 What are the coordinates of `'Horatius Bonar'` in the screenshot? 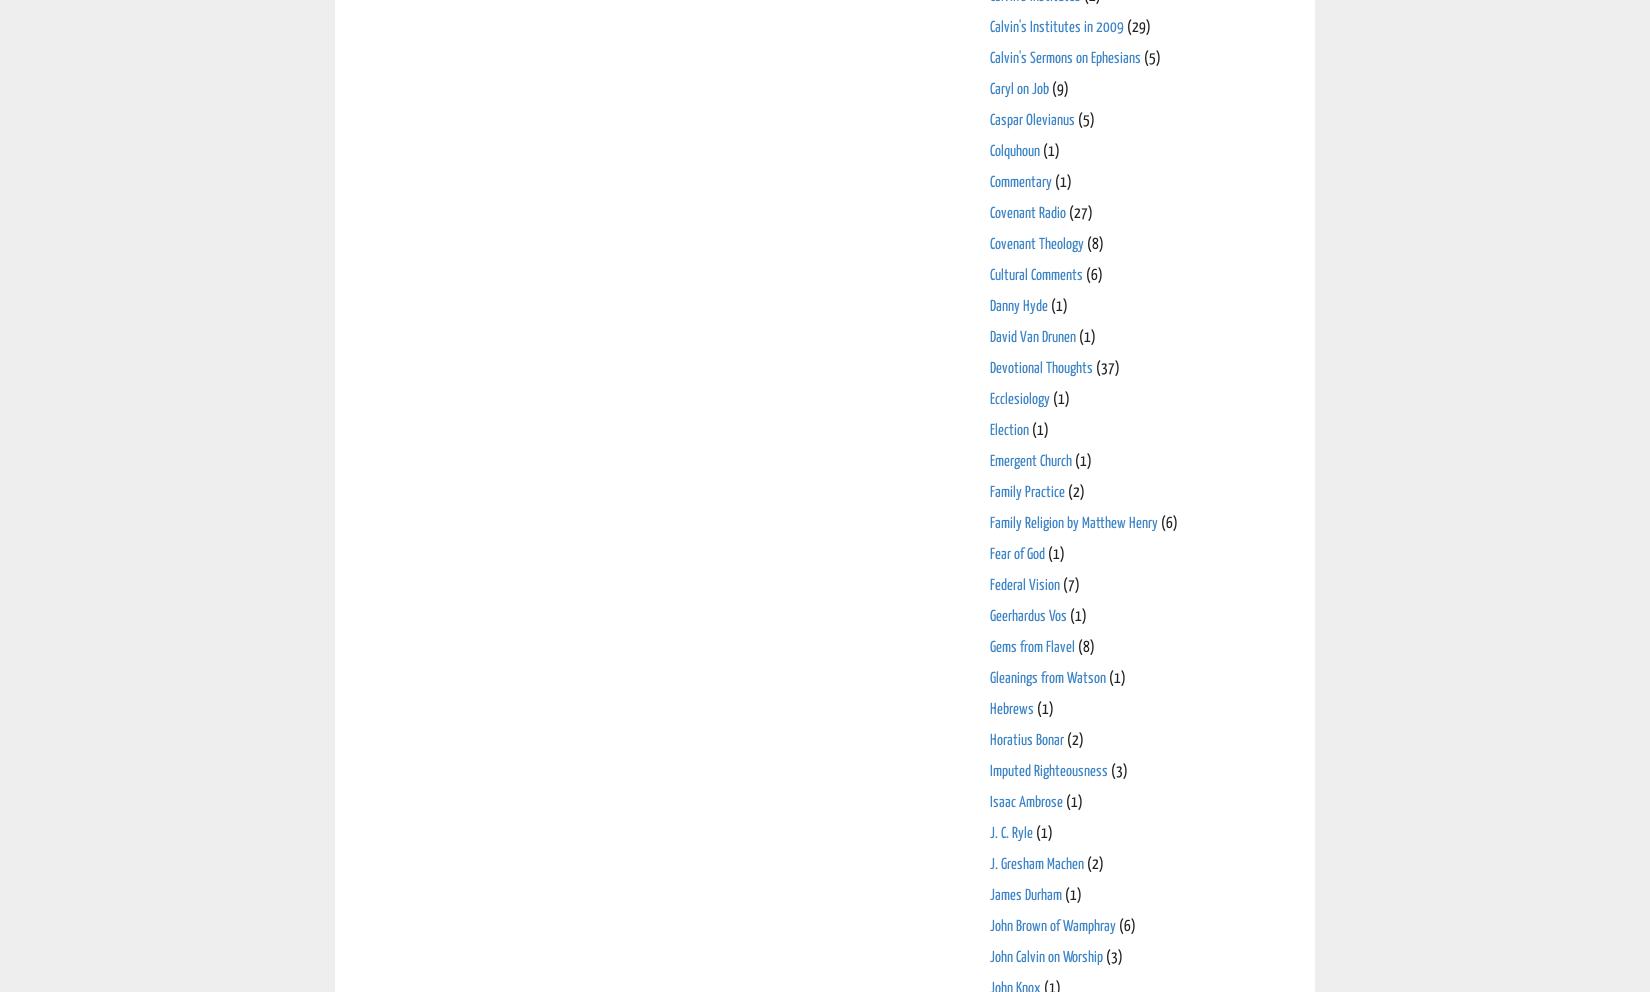 It's located at (1026, 739).